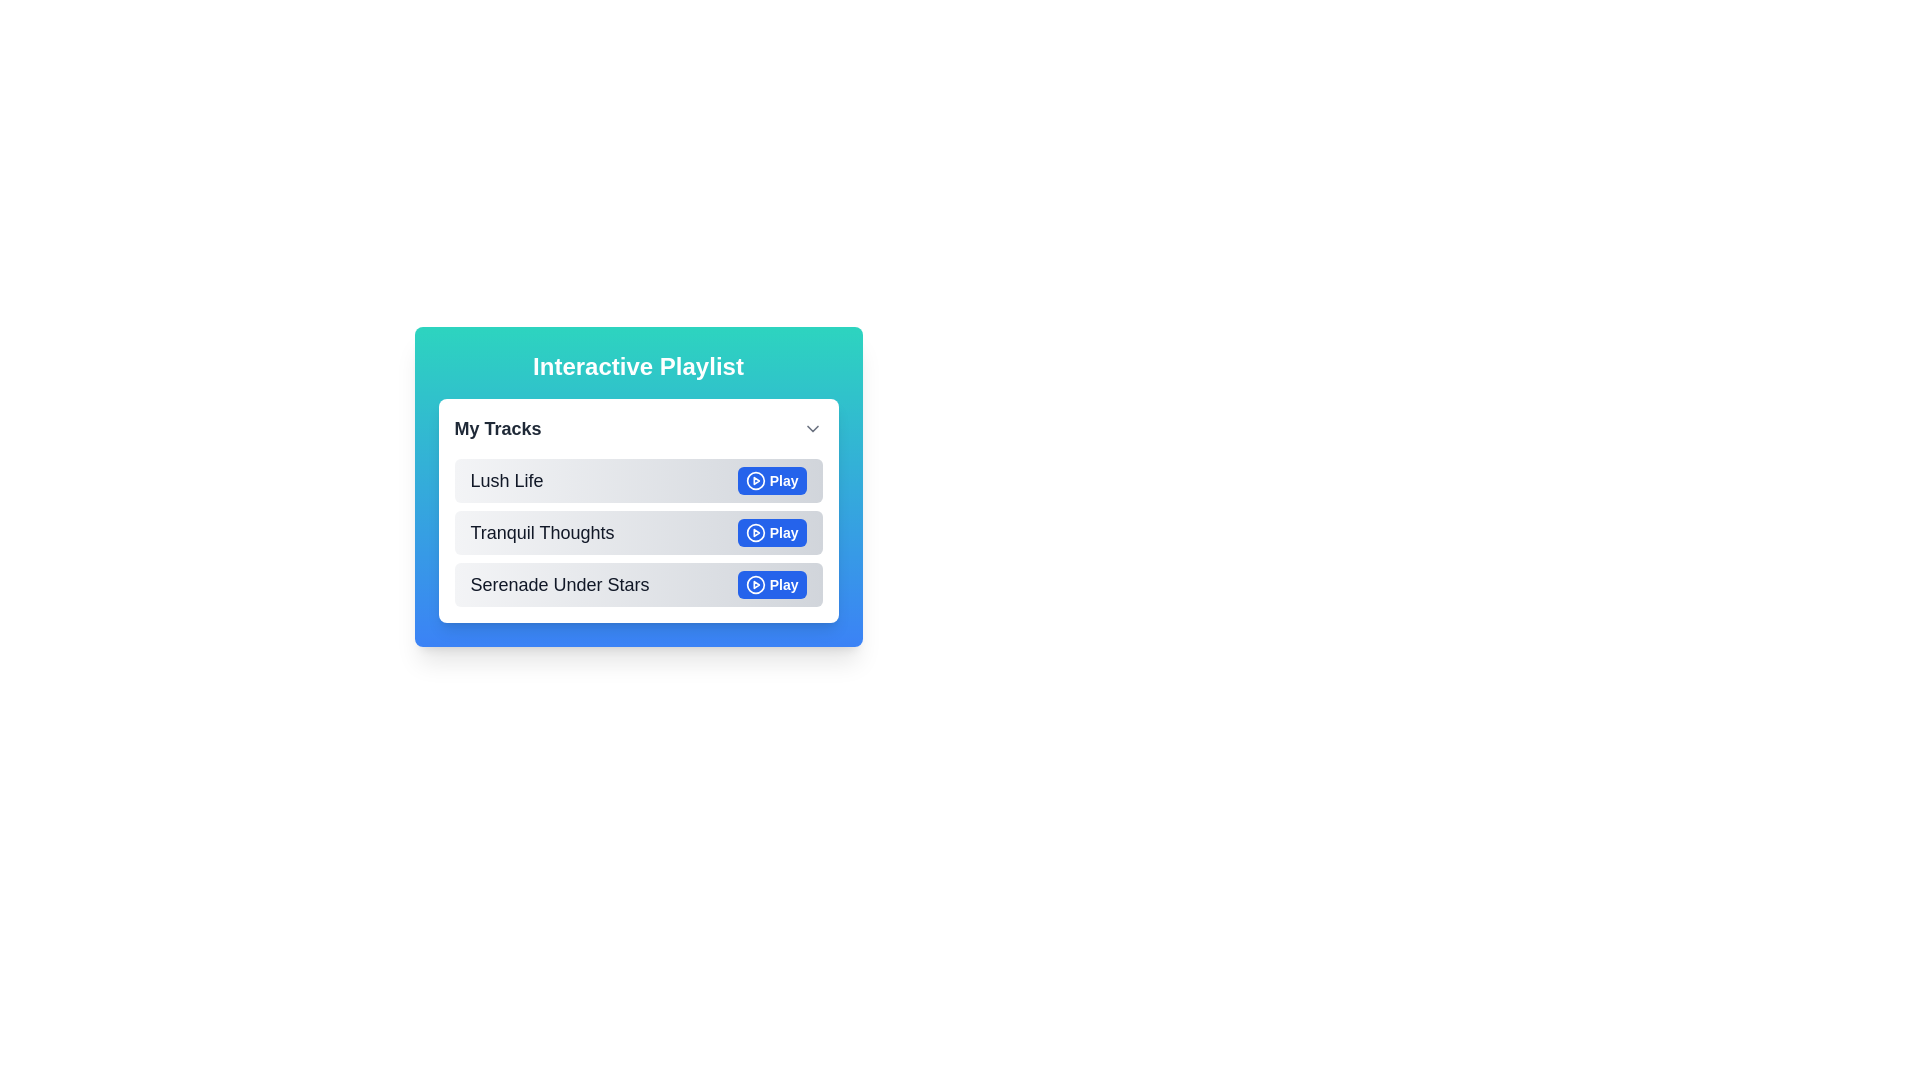 Image resolution: width=1920 pixels, height=1080 pixels. I want to click on the list item labeled 'Lush Life' that contains a blue 'Play' button, so click(637, 481).